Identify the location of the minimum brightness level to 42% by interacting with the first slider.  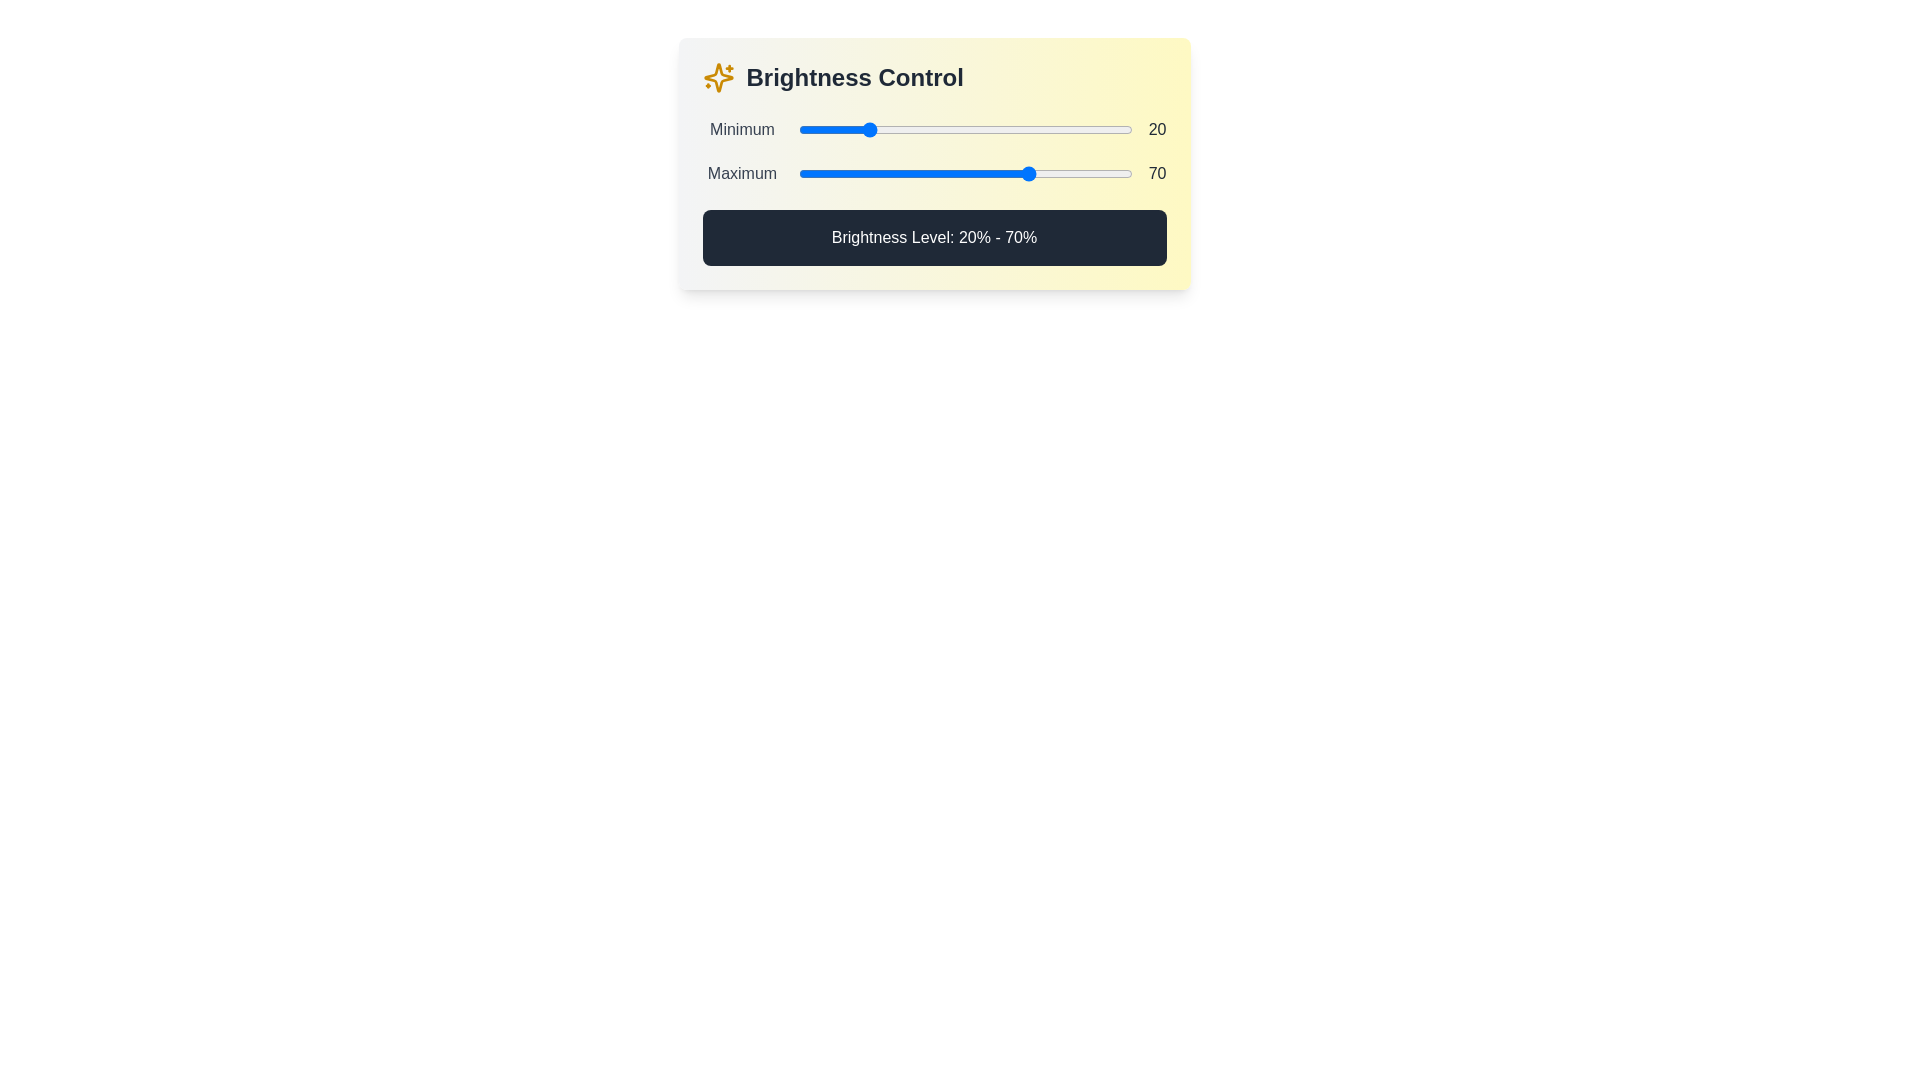
(937, 130).